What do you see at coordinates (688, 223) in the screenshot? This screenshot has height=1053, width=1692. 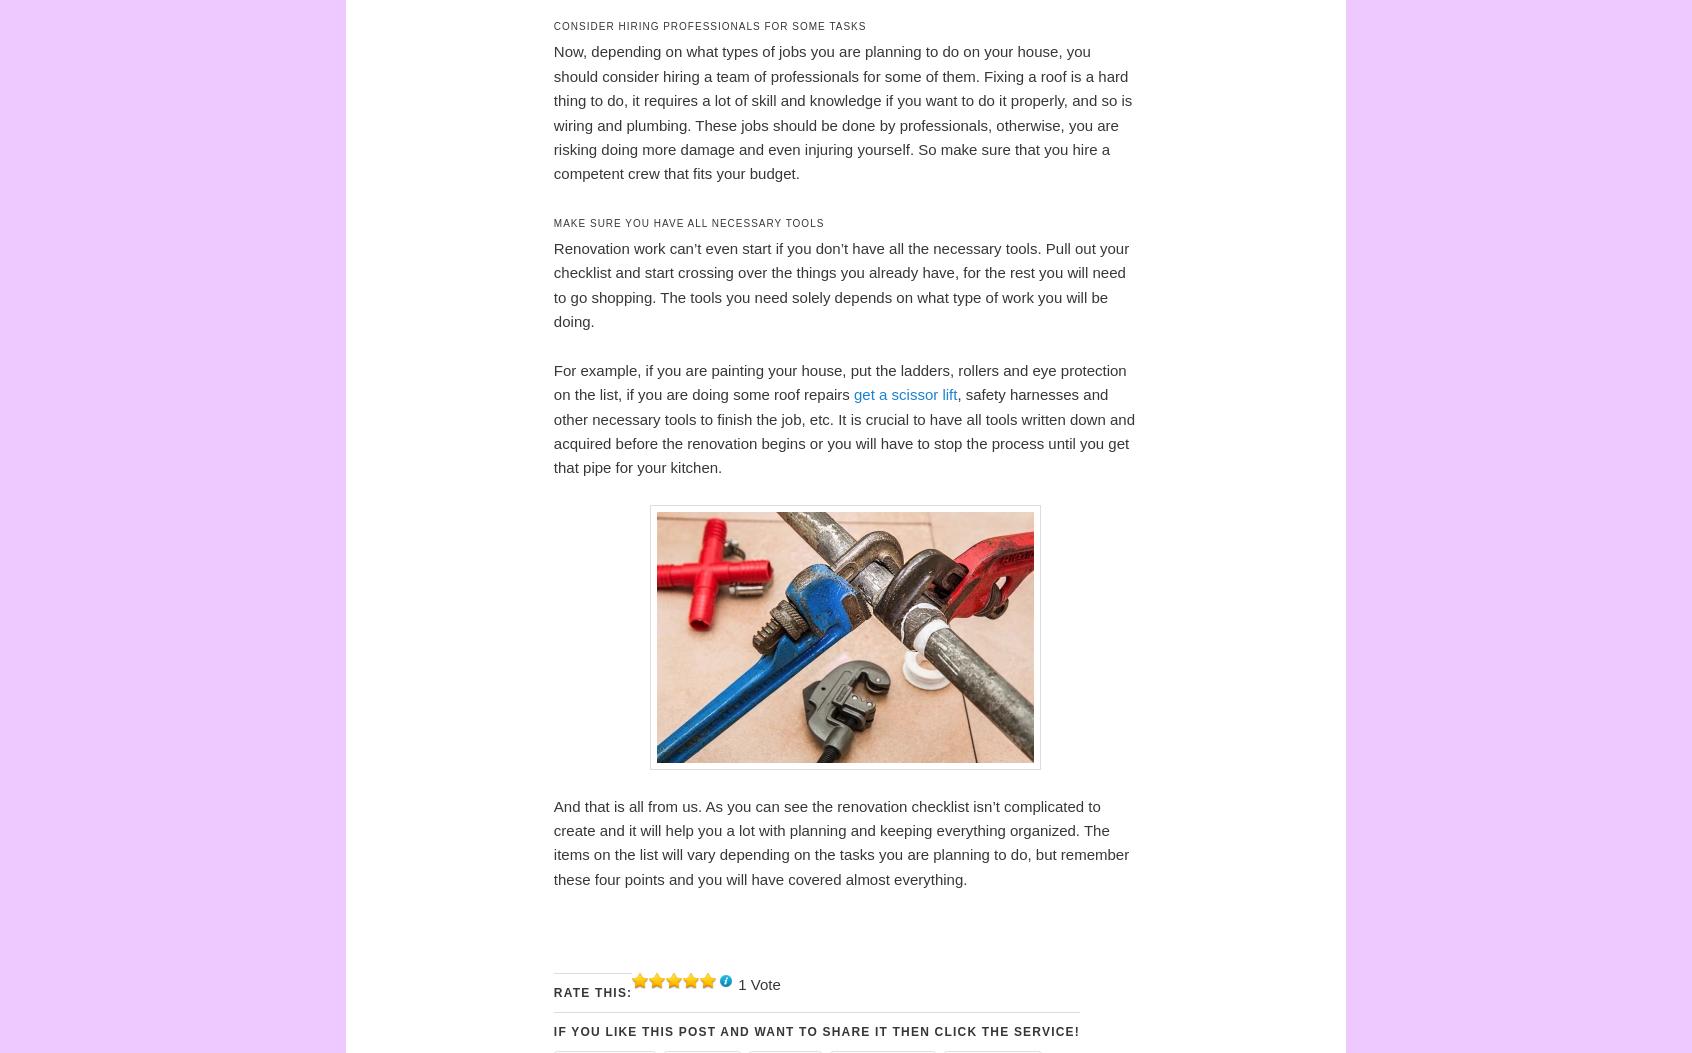 I see `'Make sure you have all necessary tools'` at bounding box center [688, 223].